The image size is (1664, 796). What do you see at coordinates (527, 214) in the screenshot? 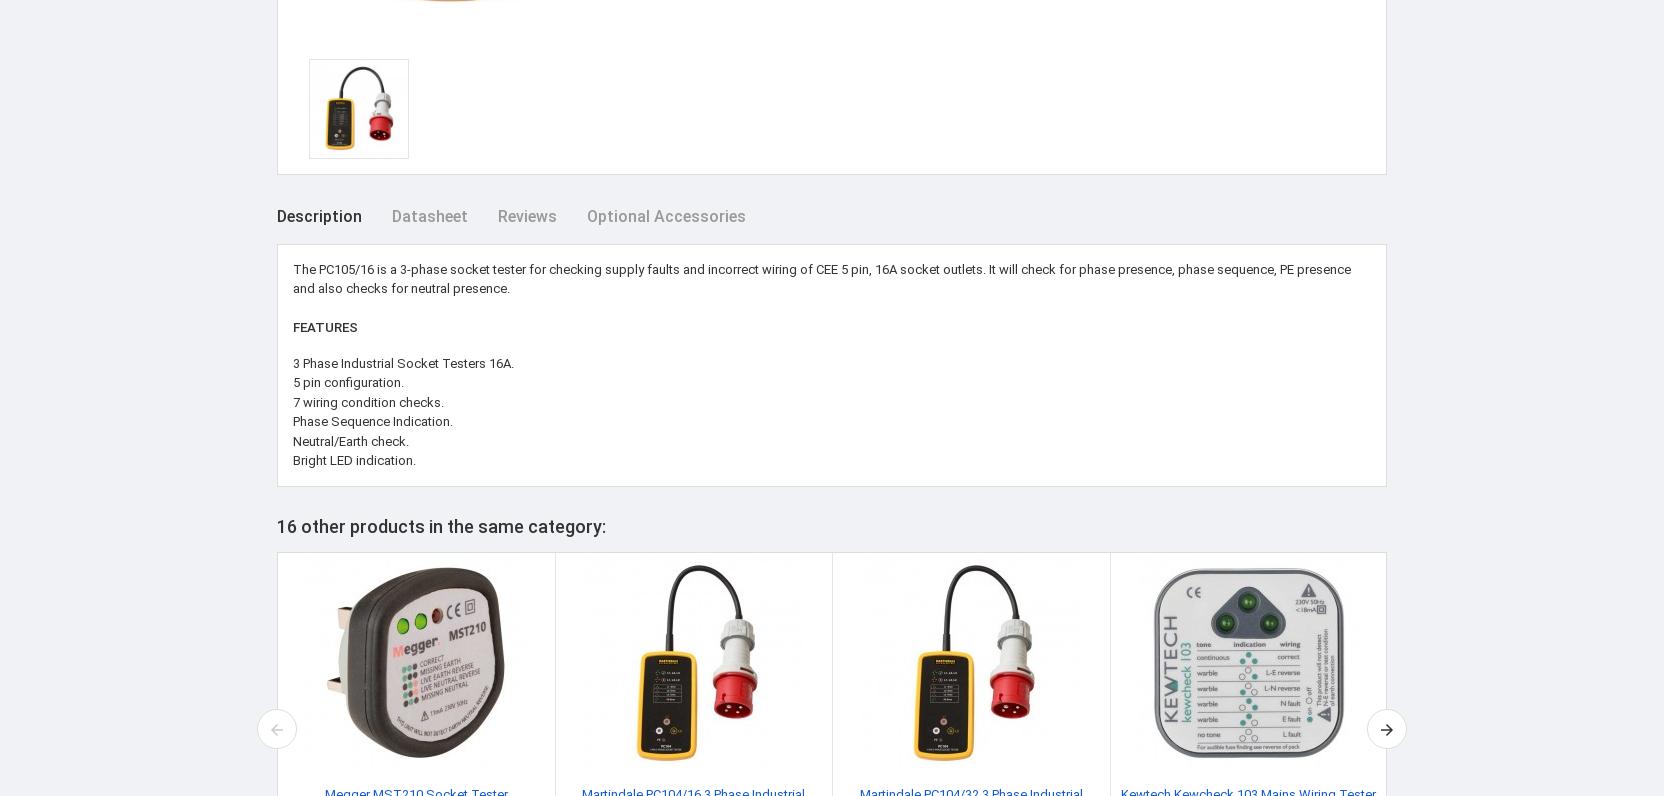
I see `'Reviews'` at bounding box center [527, 214].